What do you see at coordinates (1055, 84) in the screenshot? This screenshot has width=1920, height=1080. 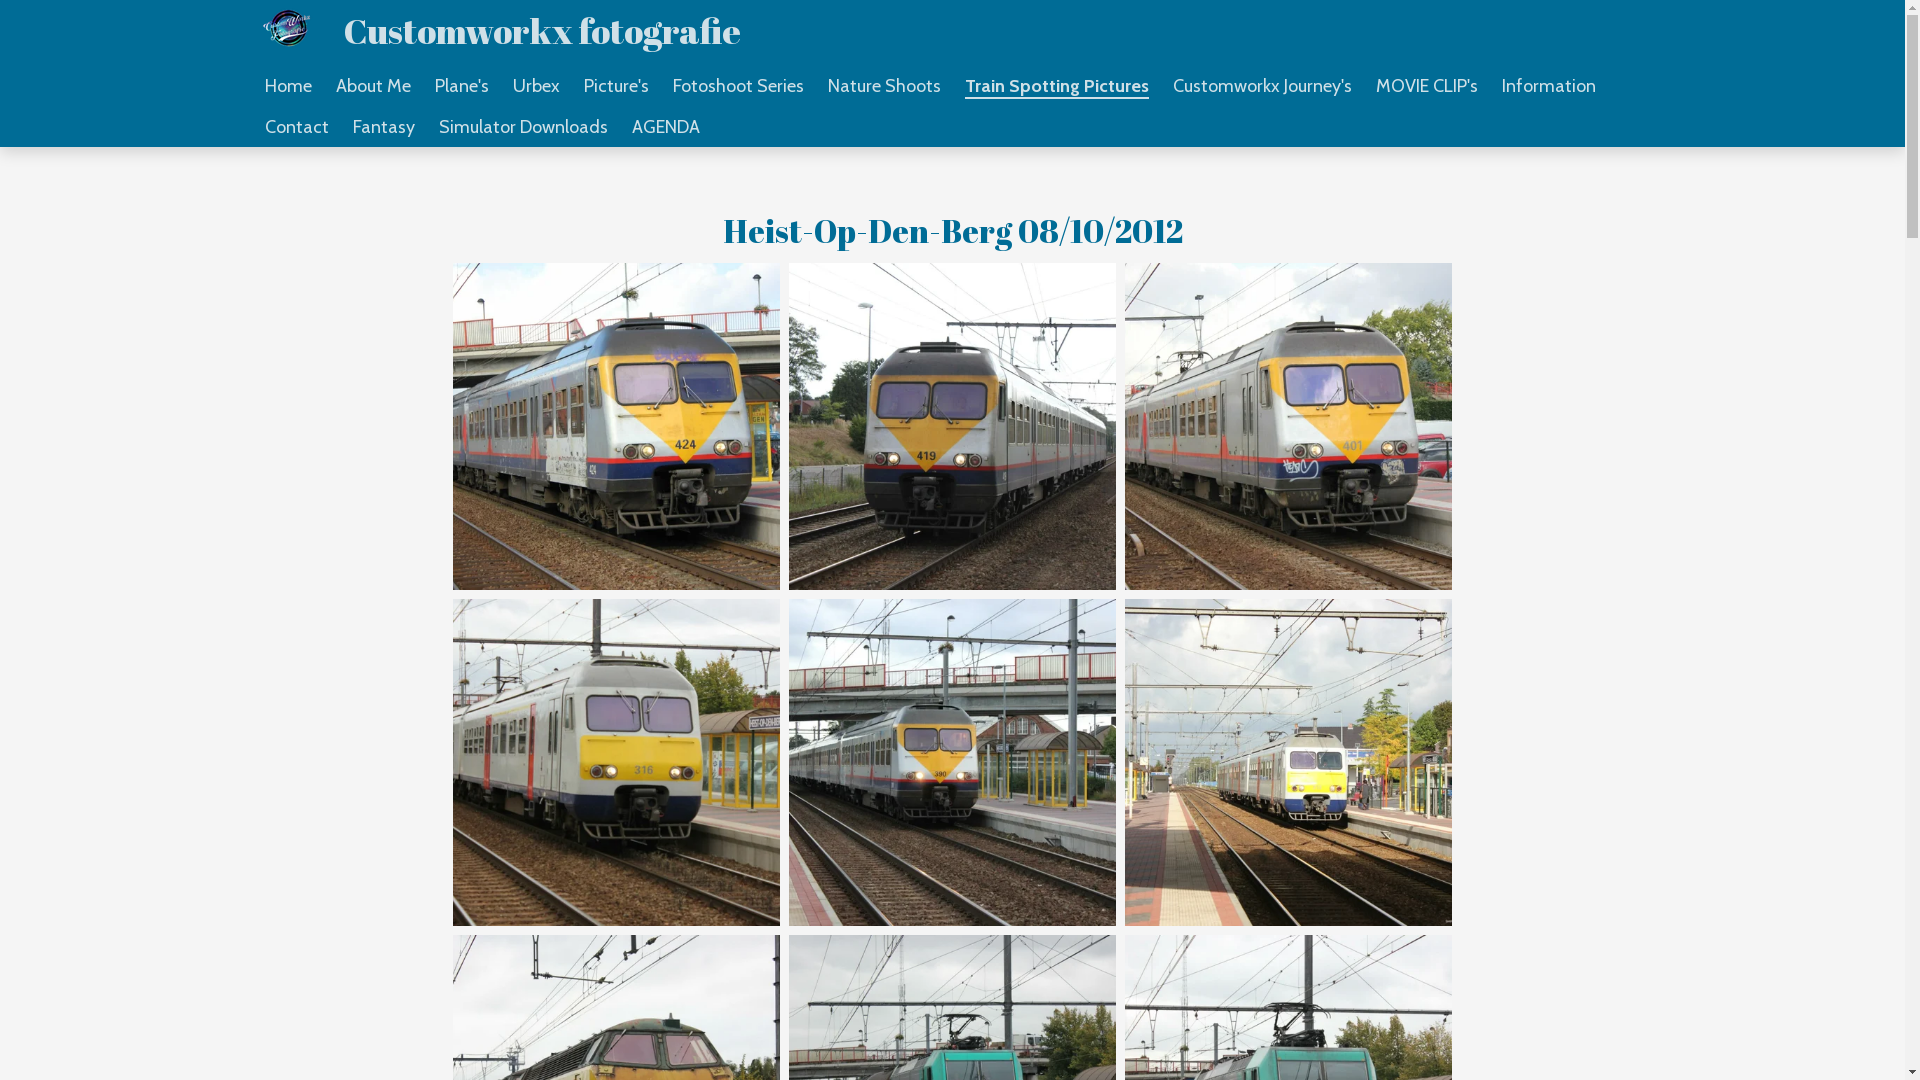 I see `'Train Spotting Pictures'` at bounding box center [1055, 84].